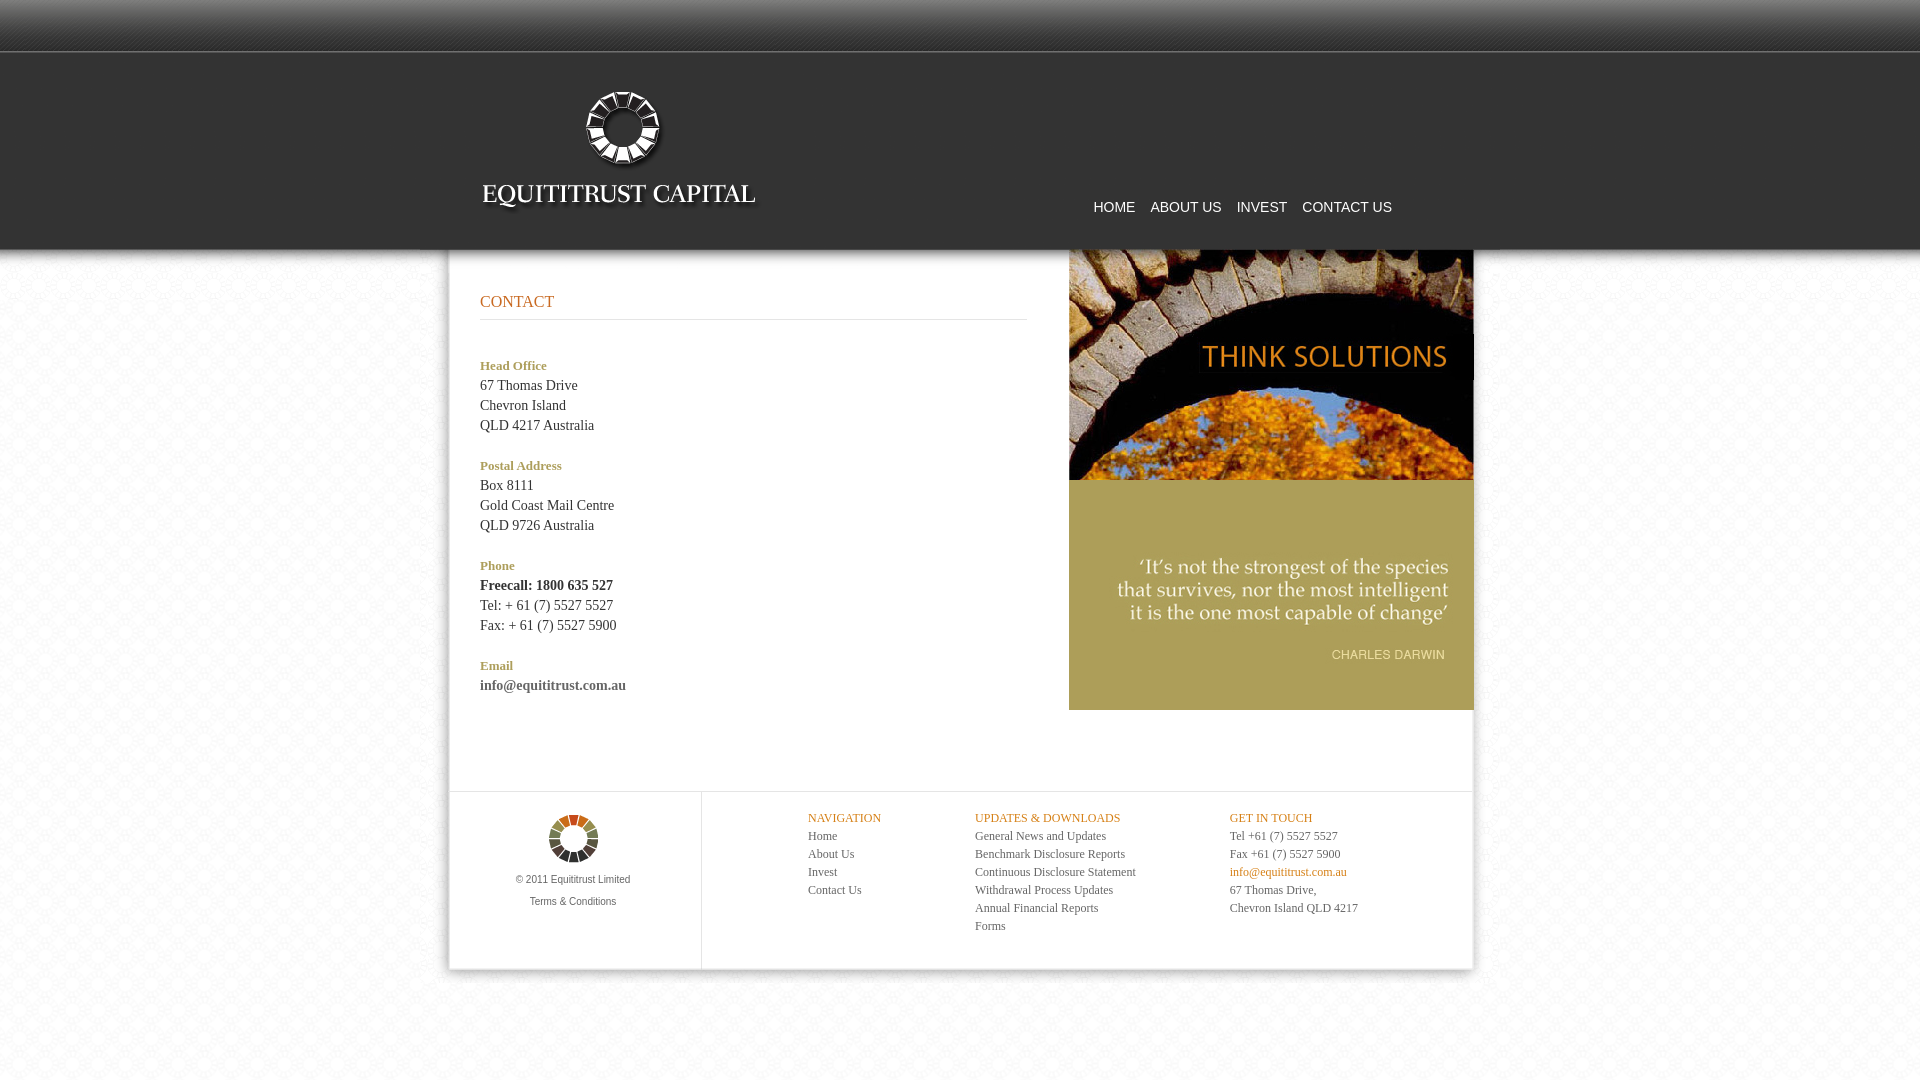  Describe the element at coordinates (974, 870) in the screenshot. I see `'Continuous Disclosure Statement'` at that location.